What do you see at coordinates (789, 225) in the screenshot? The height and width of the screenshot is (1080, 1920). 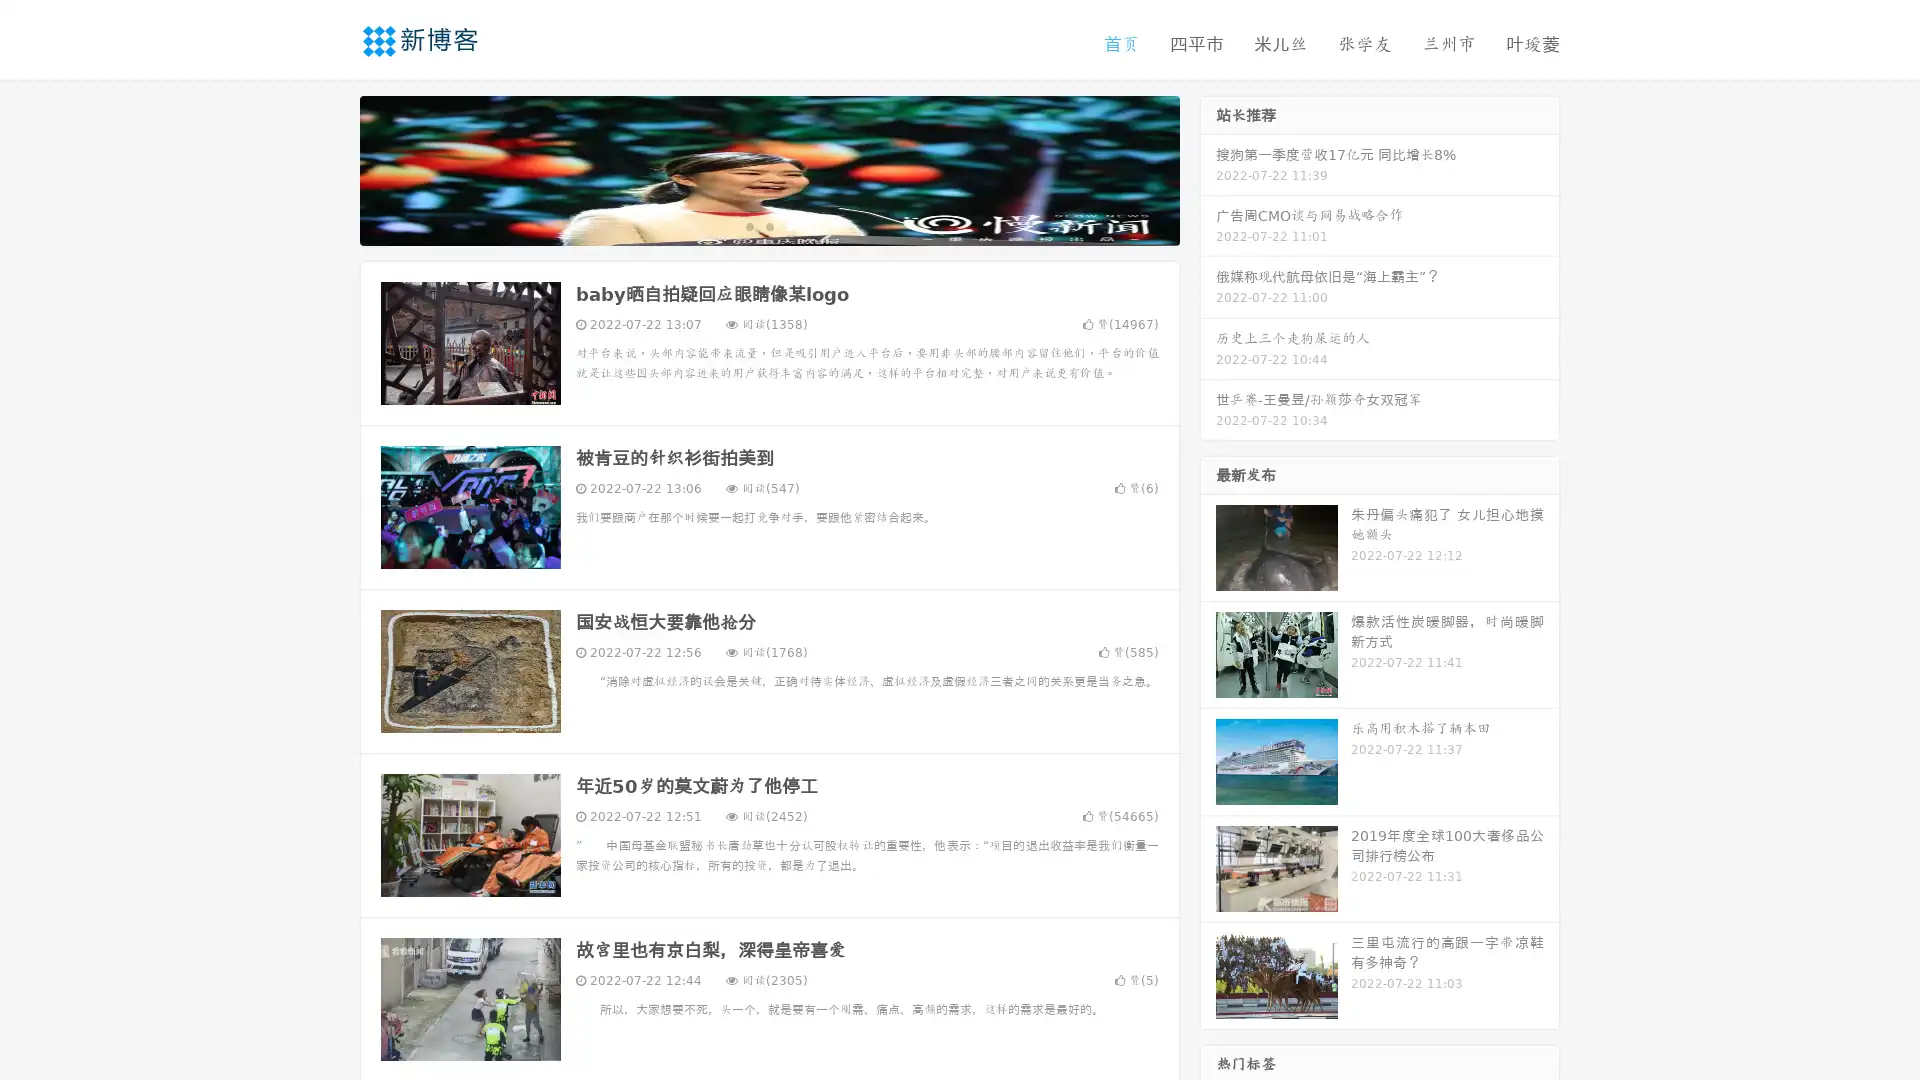 I see `Go to slide 3` at bounding box center [789, 225].